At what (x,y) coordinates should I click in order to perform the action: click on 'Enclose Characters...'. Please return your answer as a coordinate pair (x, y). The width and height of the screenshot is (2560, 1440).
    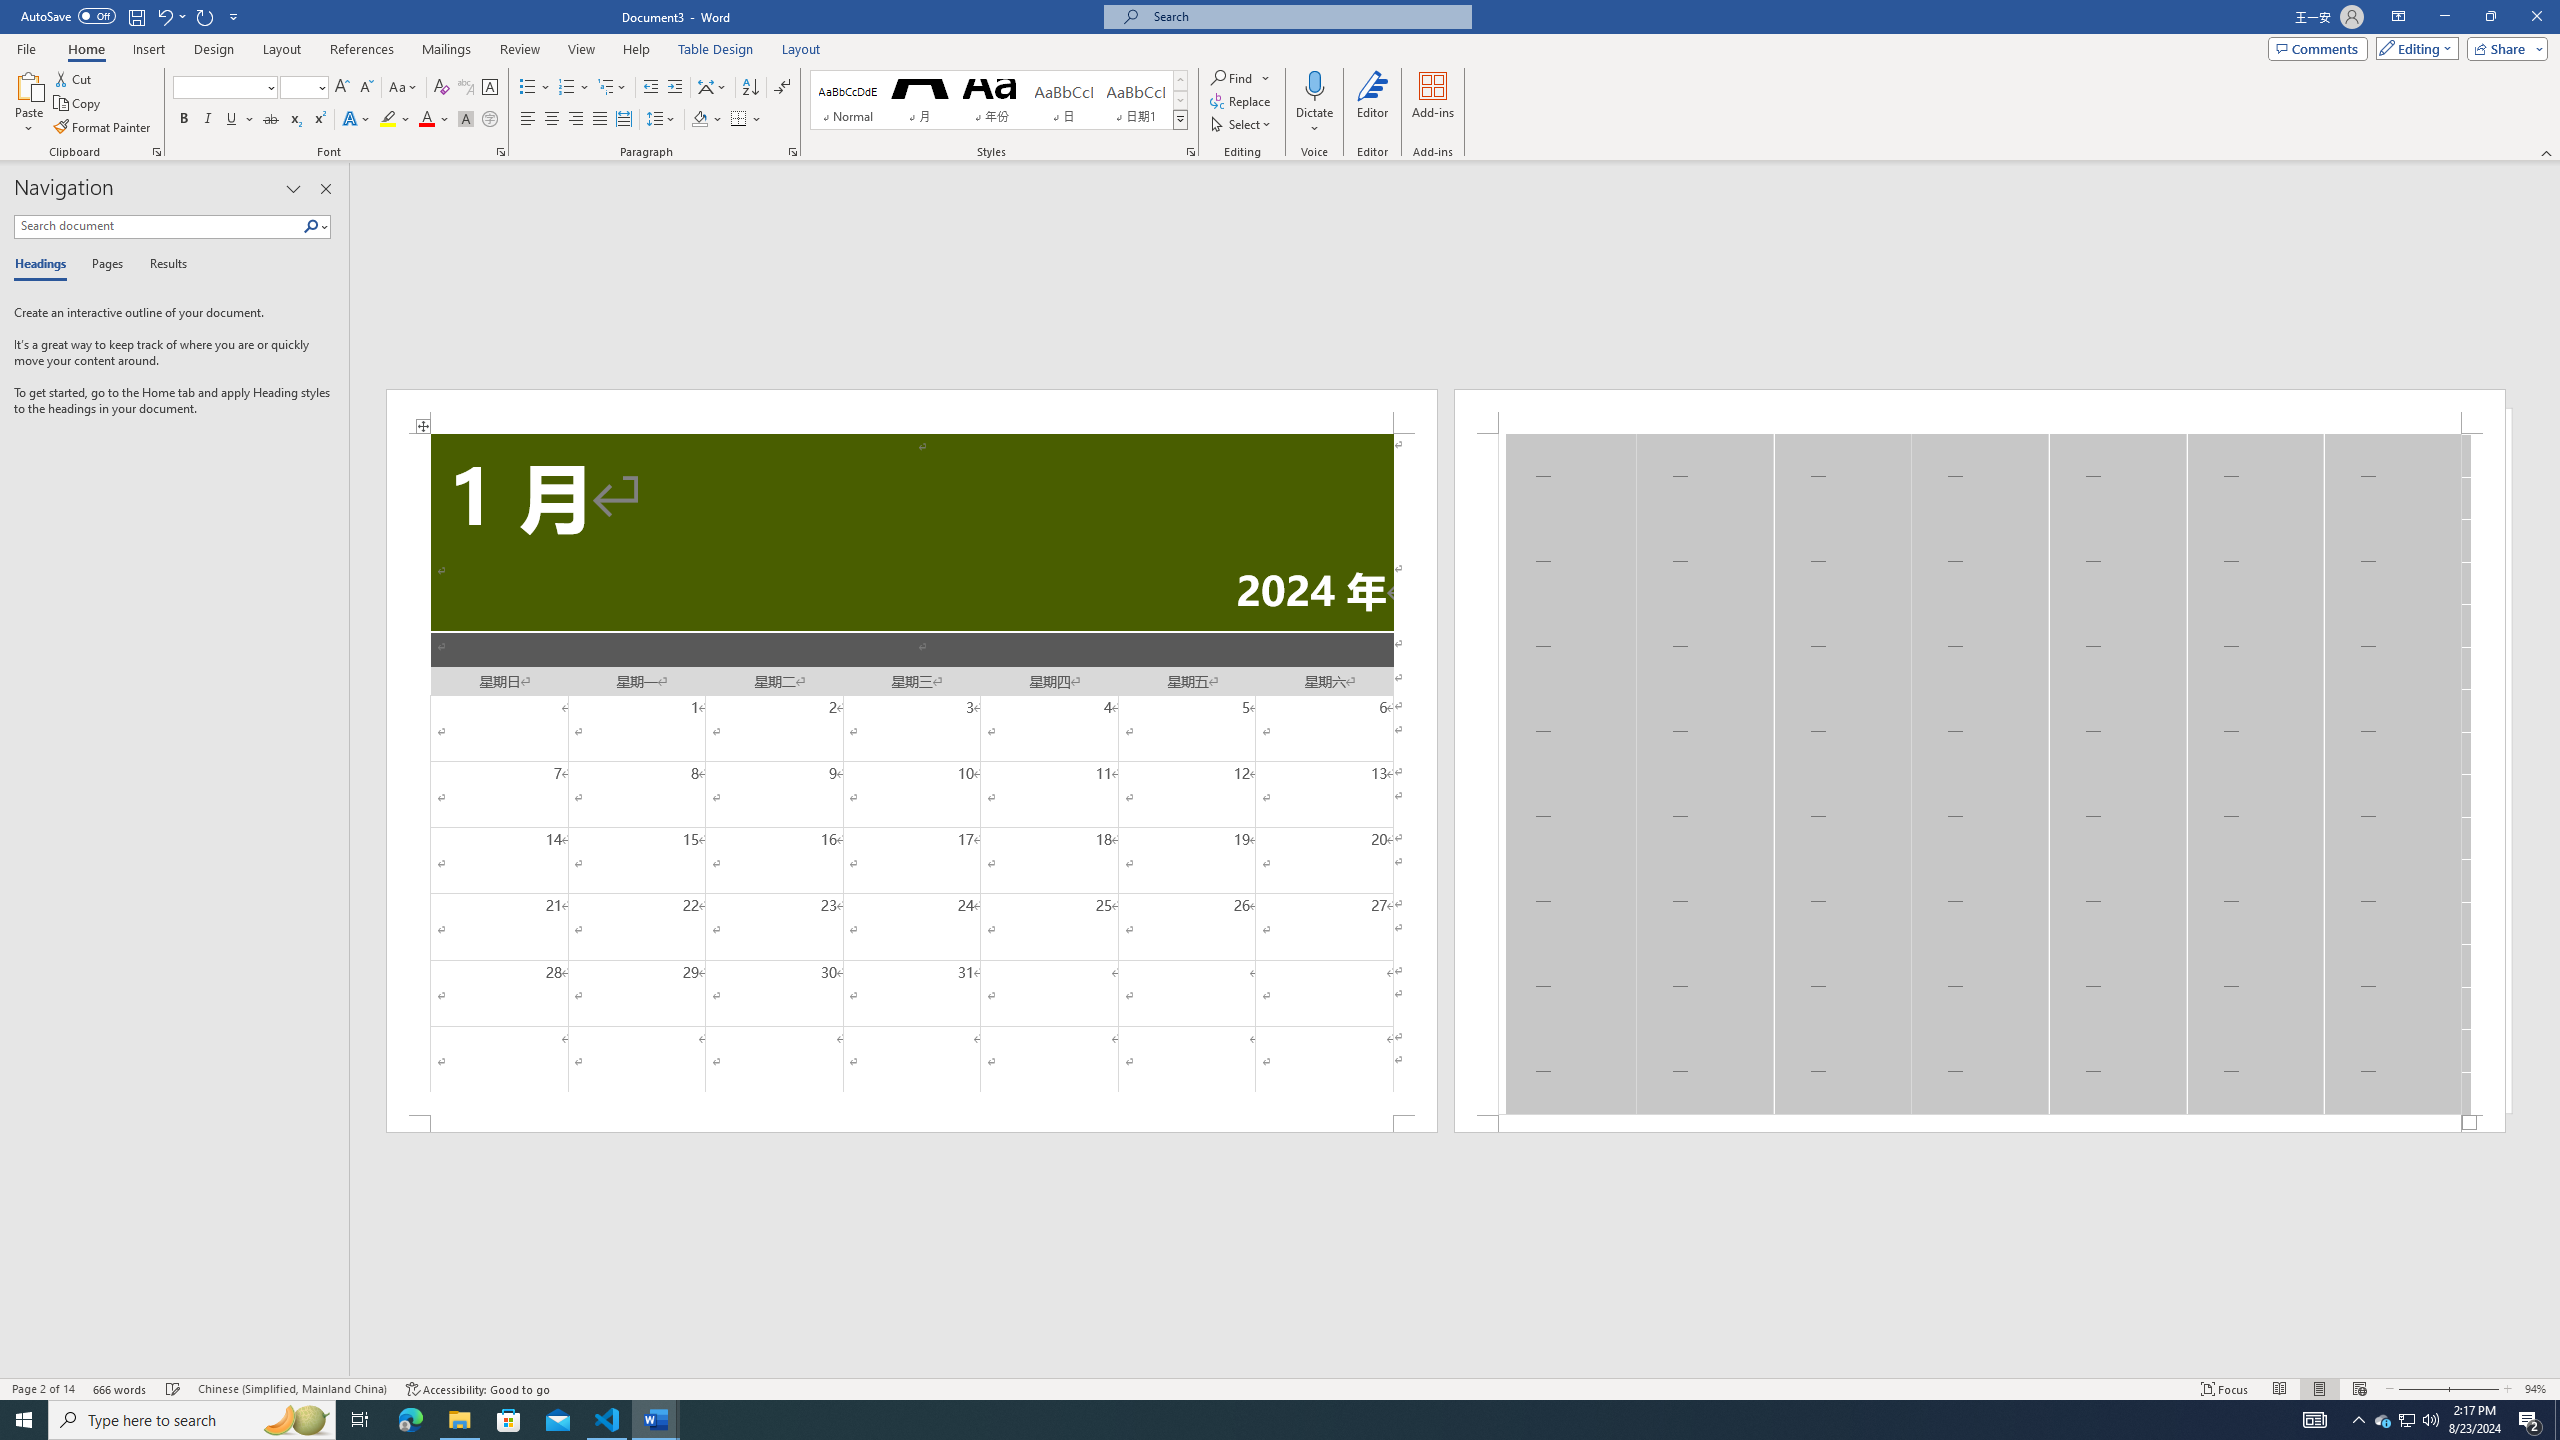
    Looking at the image, I should click on (489, 118).